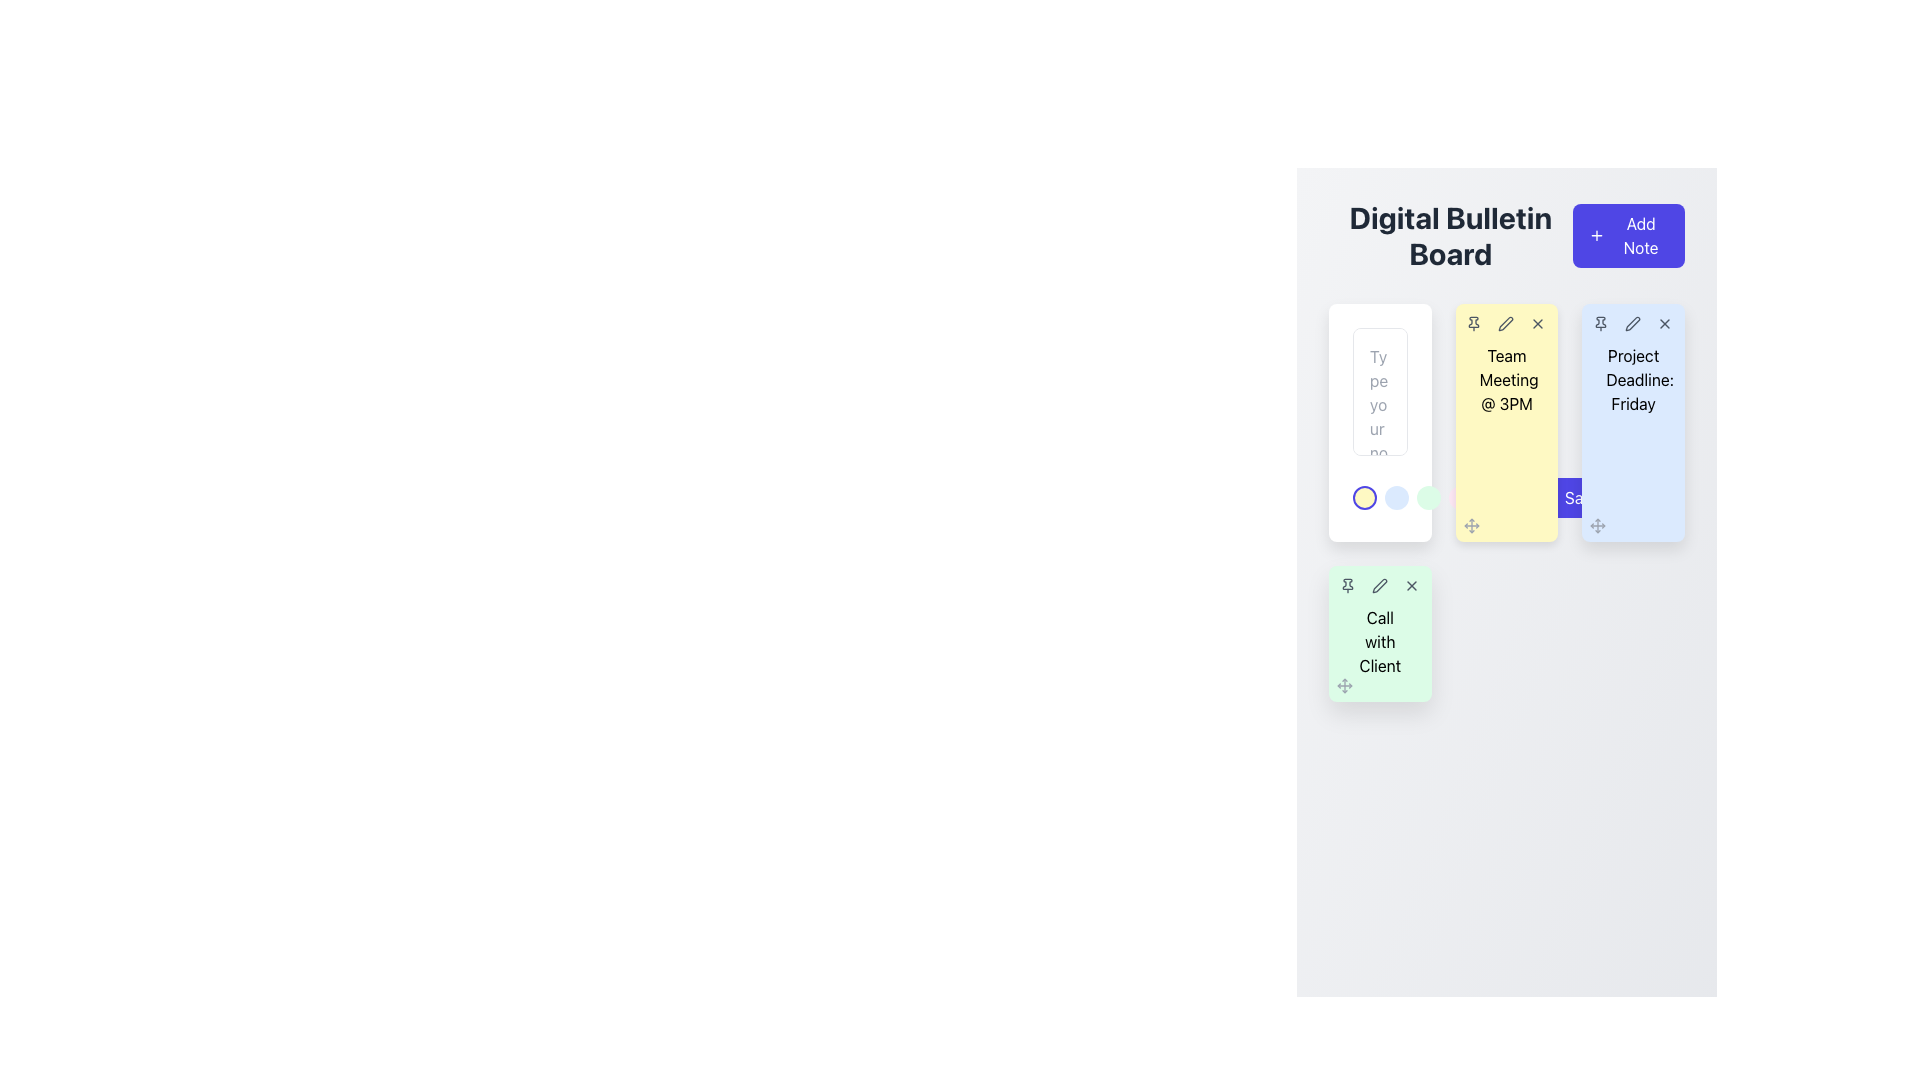 Image resolution: width=1920 pixels, height=1080 pixels. I want to click on the card labeled 'Project Deadline: Friday', so click(1633, 422).